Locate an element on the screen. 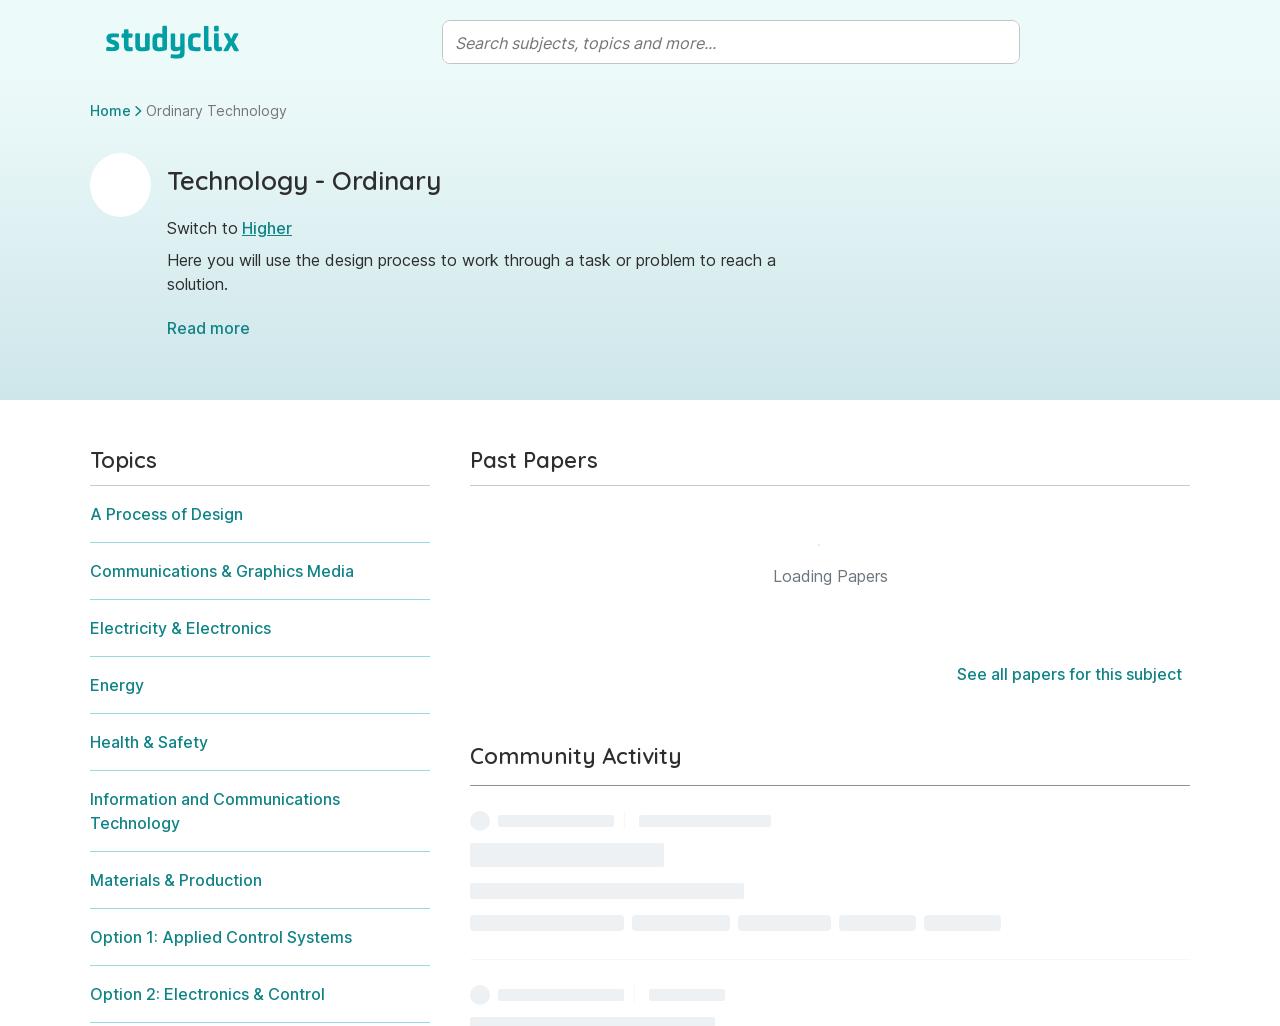  'Blog' is located at coordinates (972, 796).